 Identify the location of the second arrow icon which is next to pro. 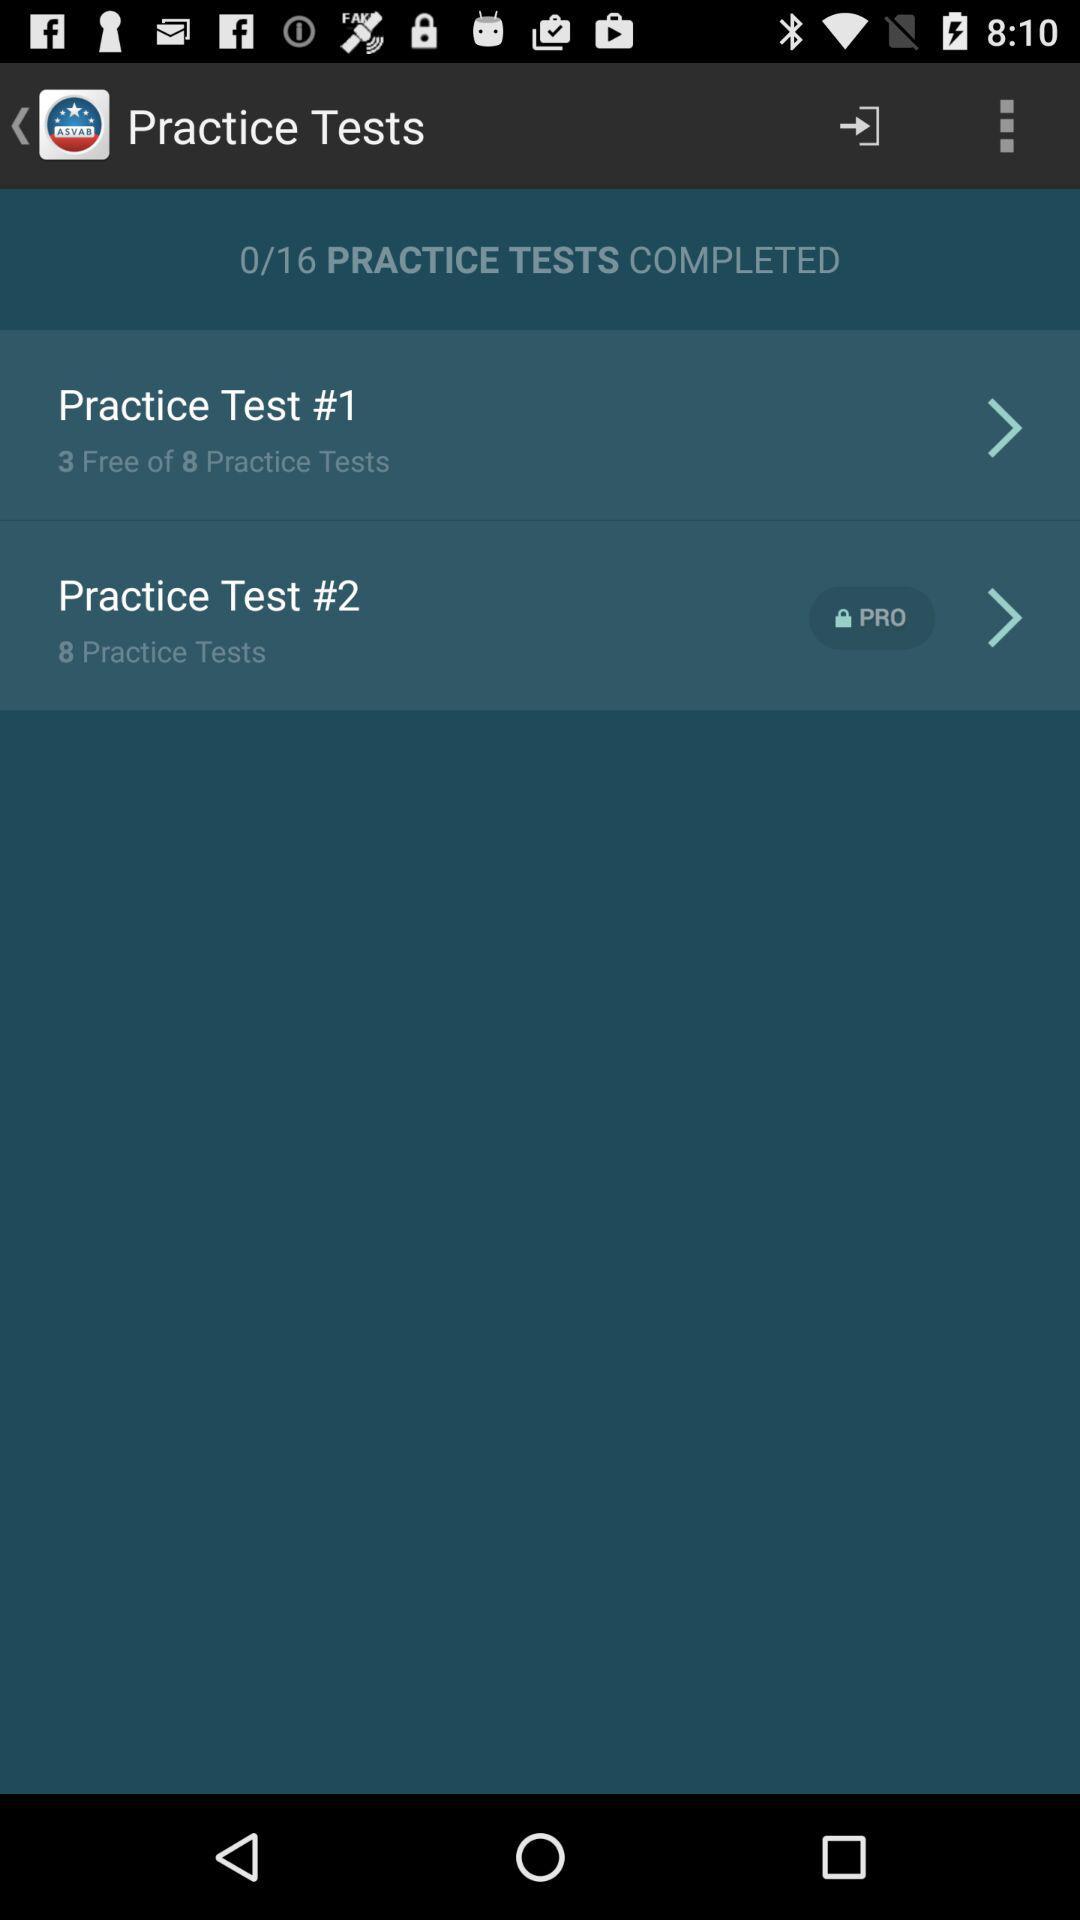
(1005, 616).